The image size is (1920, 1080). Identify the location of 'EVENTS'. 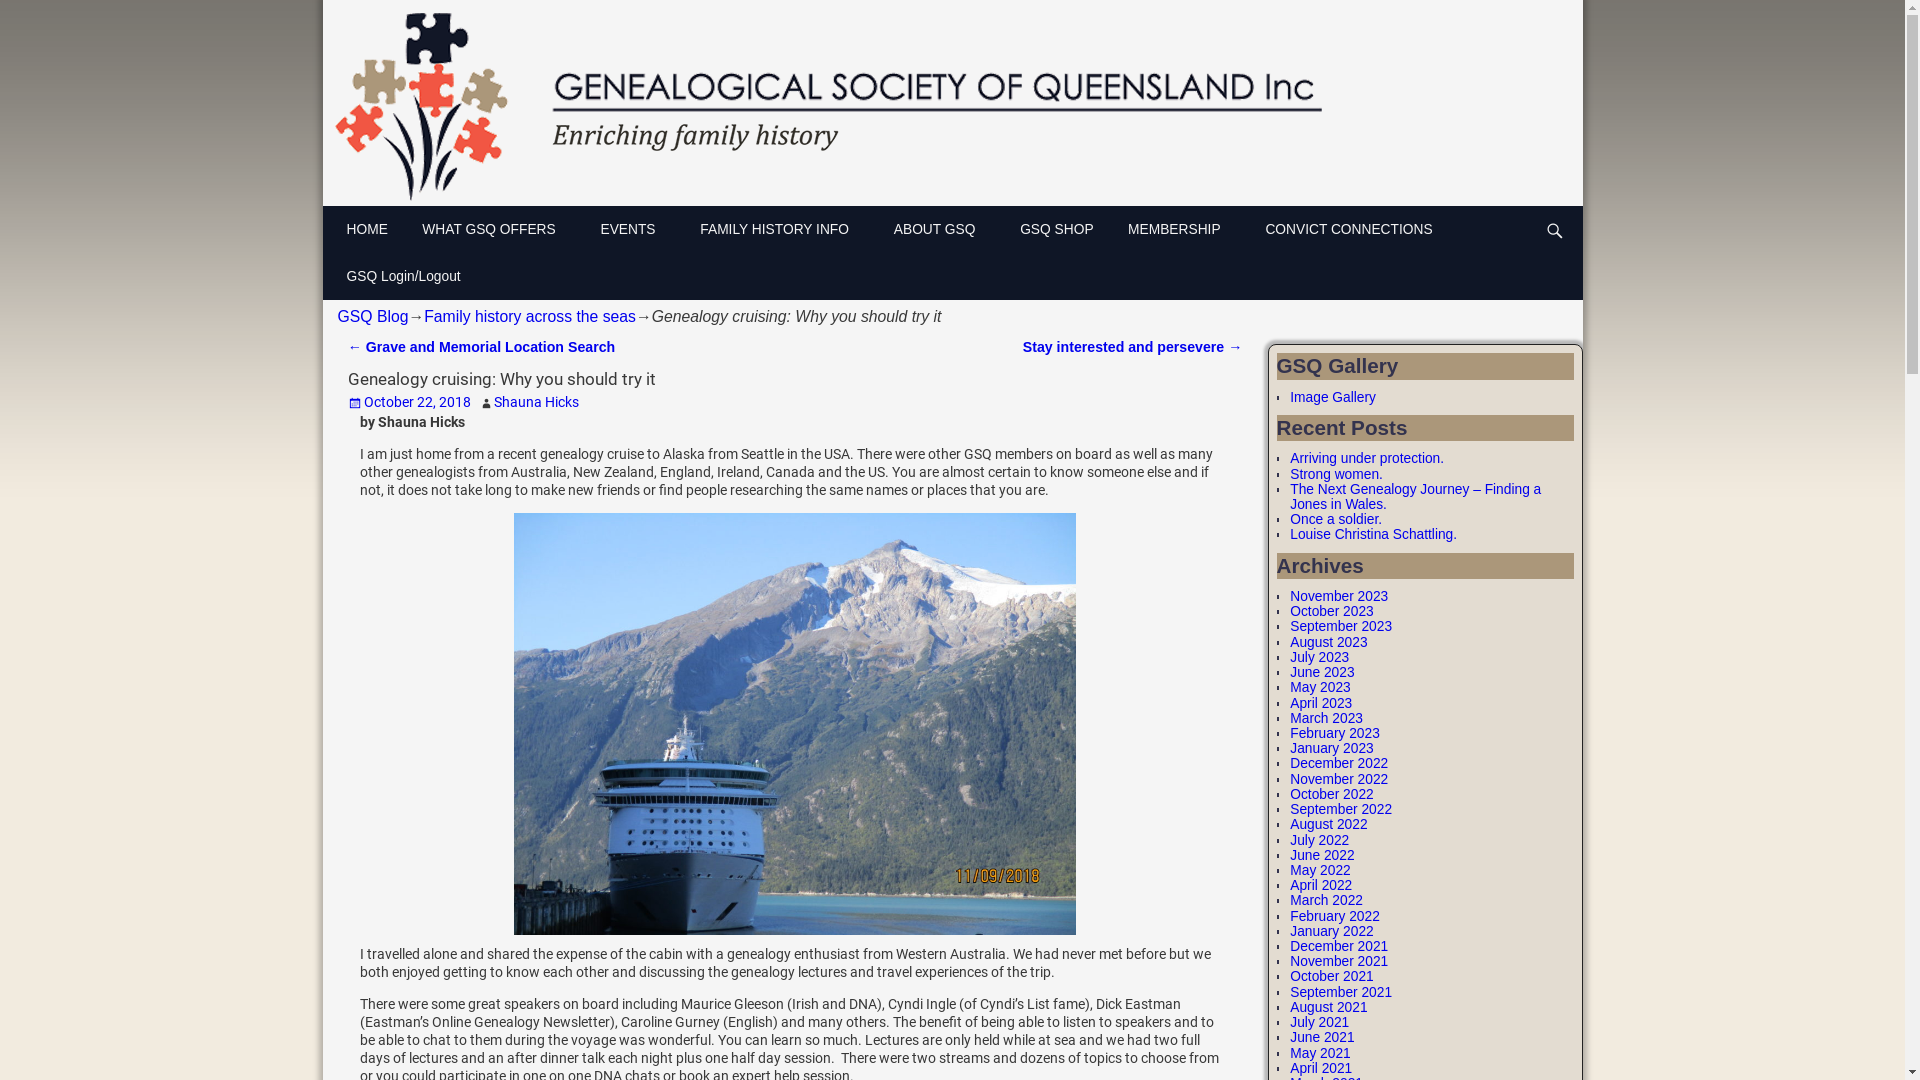
(638, 228).